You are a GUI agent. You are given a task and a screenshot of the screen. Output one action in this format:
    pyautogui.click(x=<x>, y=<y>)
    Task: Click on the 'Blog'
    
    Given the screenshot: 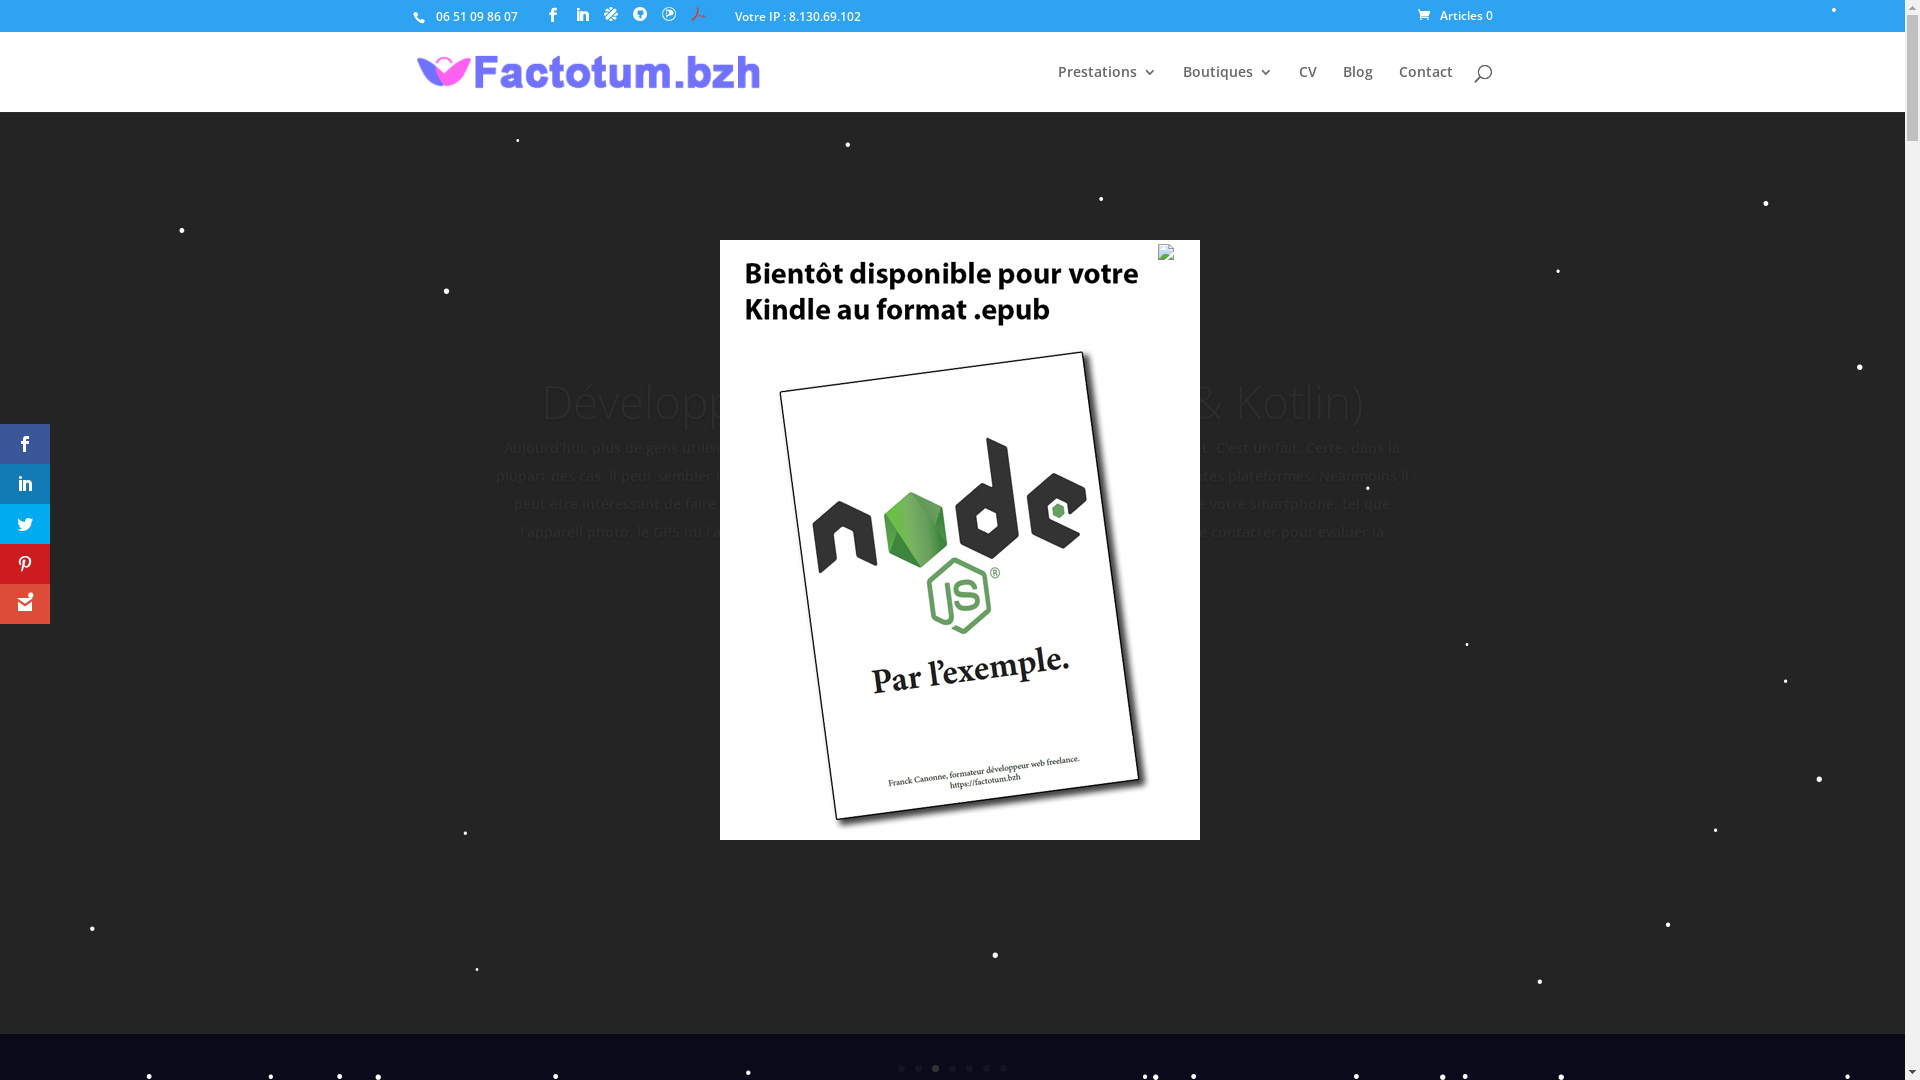 What is the action you would take?
    pyautogui.click(x=1357, y=87)
    